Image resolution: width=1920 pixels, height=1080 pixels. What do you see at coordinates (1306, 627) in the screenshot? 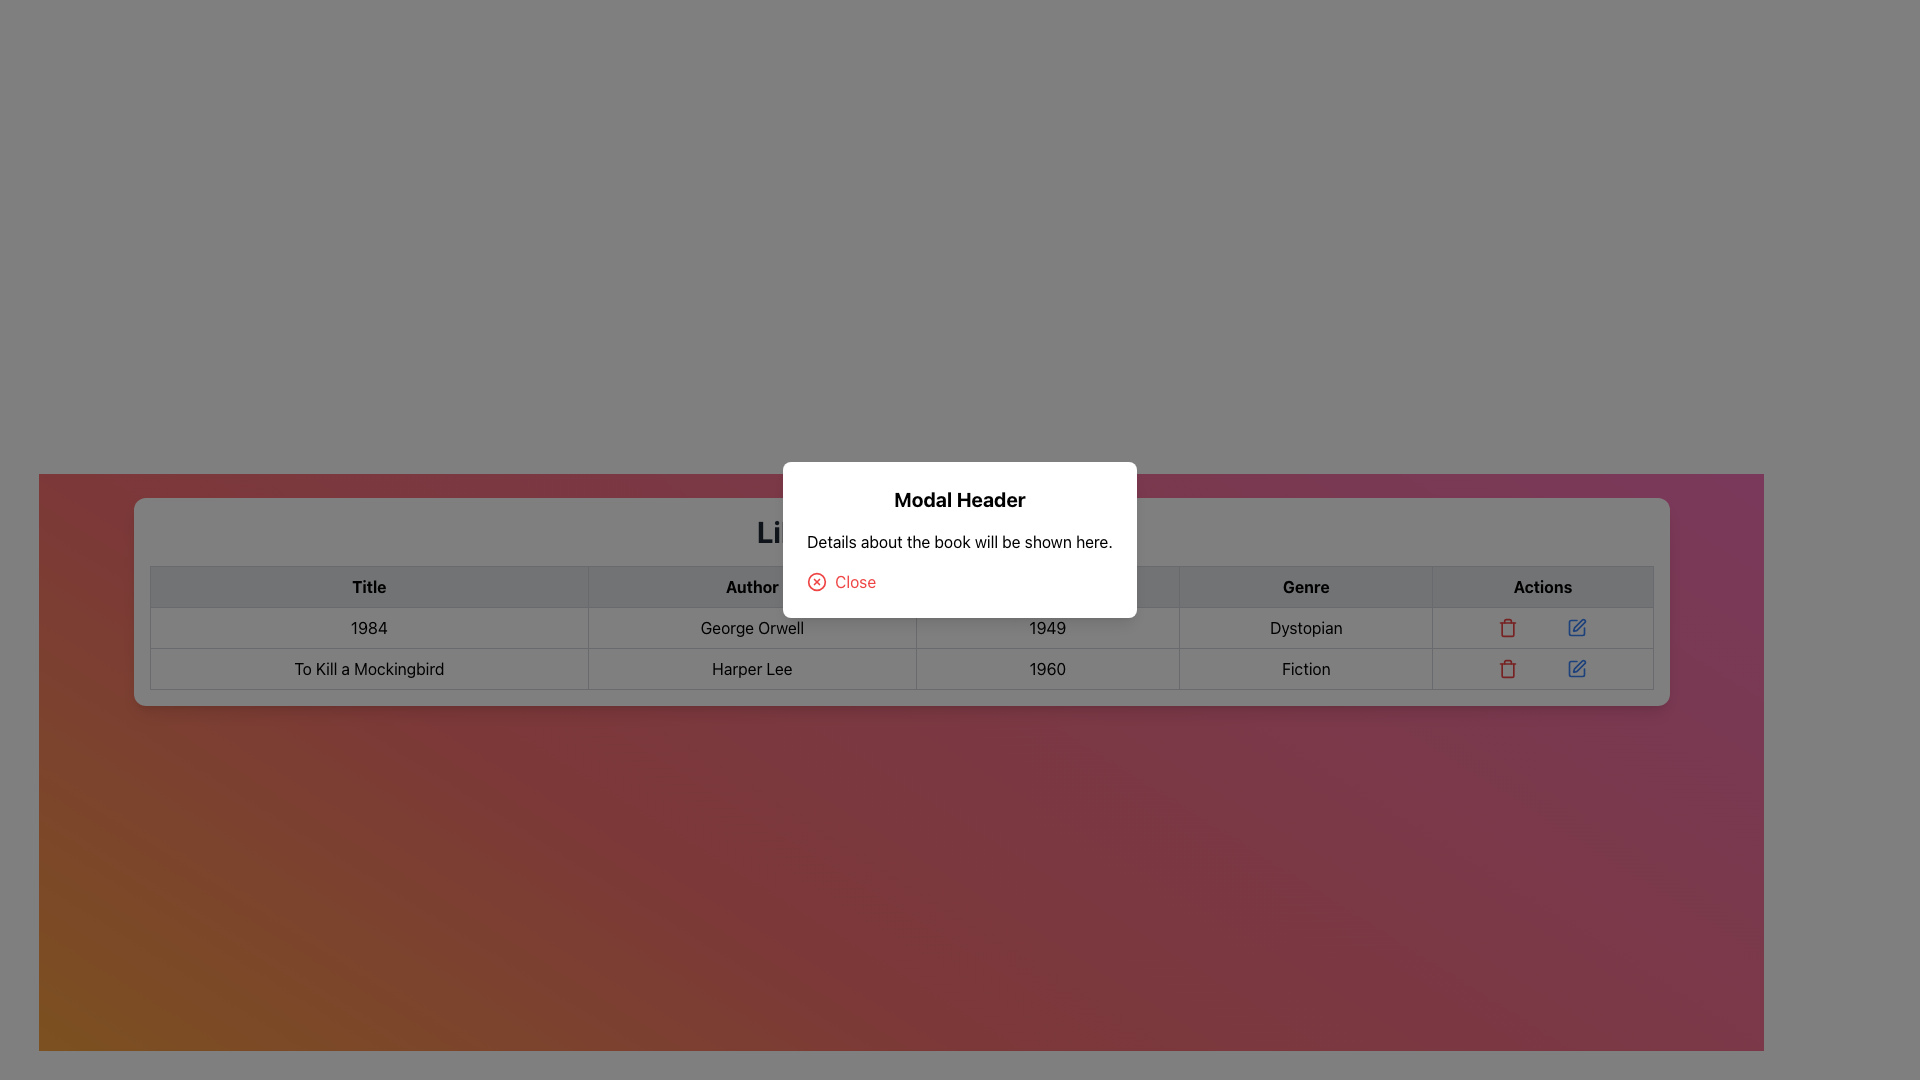
I see `the Label element displaying the text 'Dystopian' in the 'Genre' column of the first row of the table` at bounding box center [1306, 627].